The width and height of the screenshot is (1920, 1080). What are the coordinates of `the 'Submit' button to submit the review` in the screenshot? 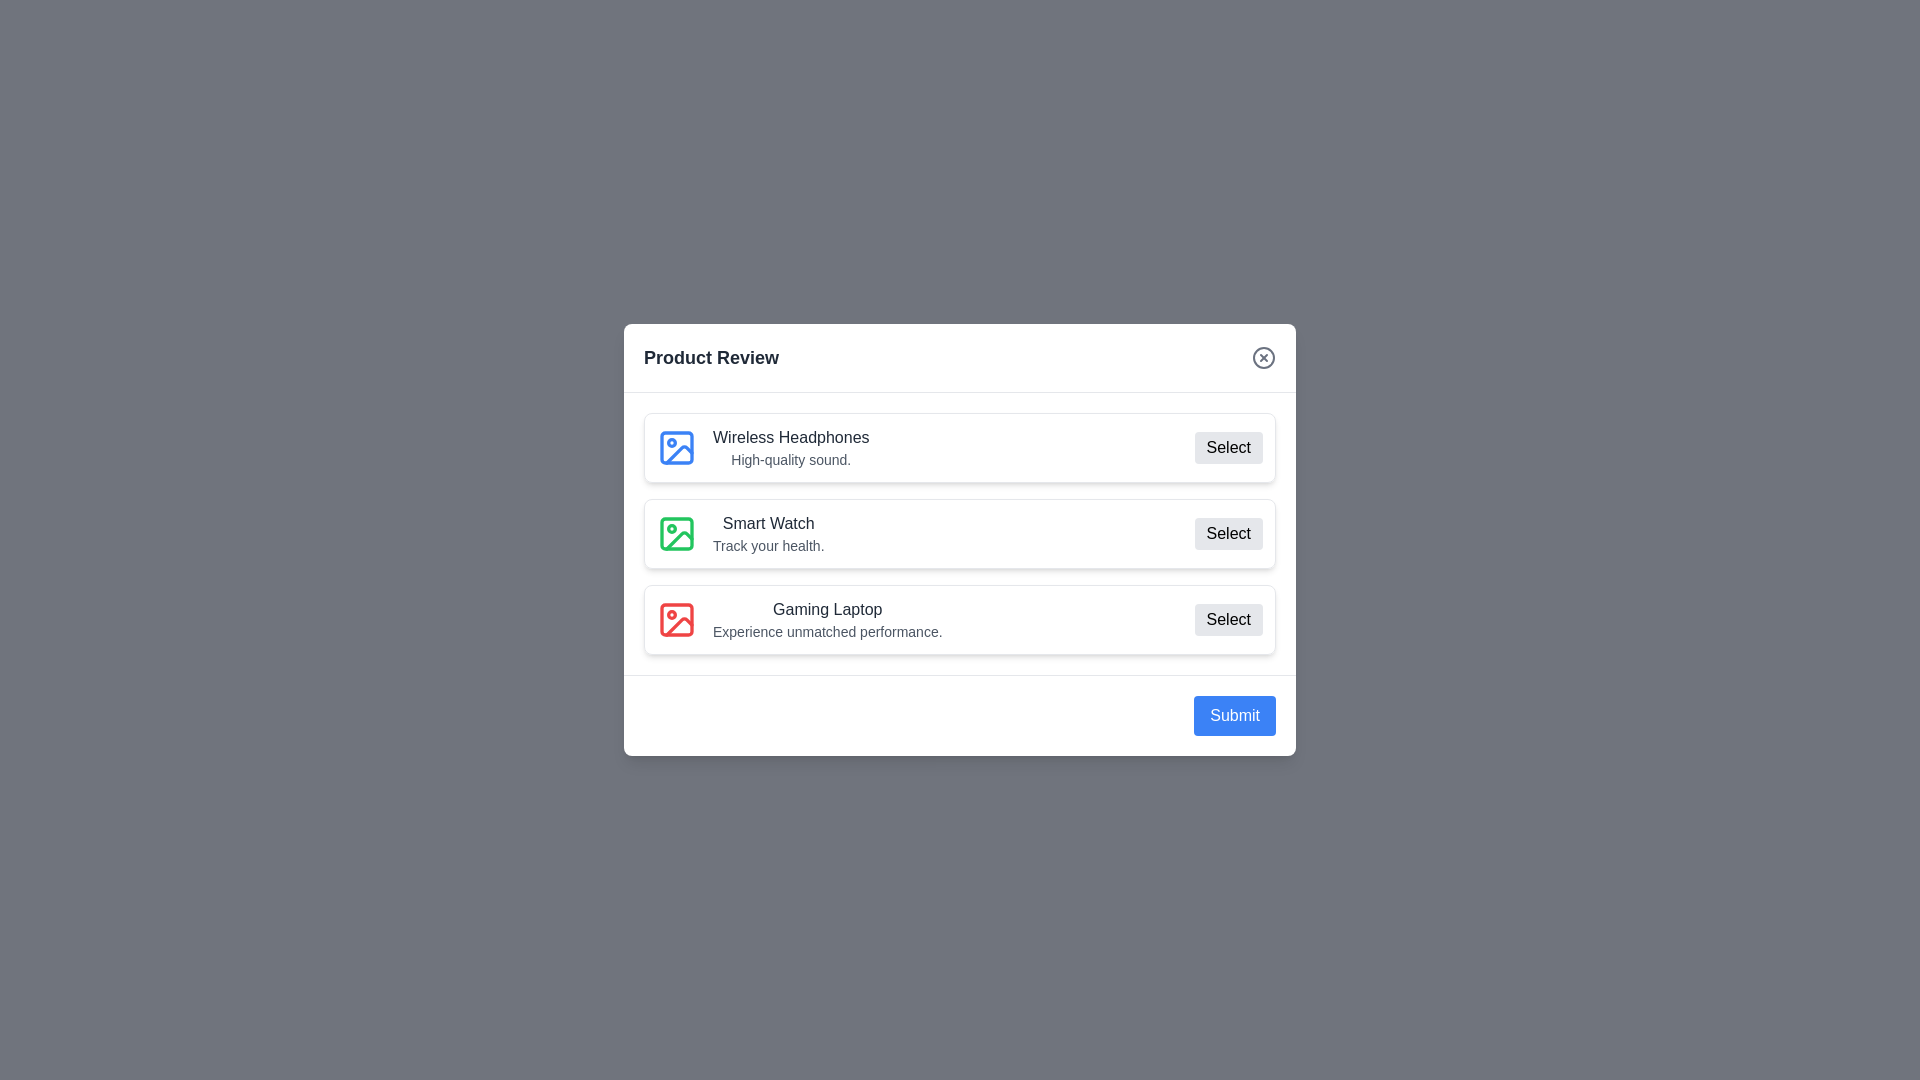 It's located at (1233, 715).